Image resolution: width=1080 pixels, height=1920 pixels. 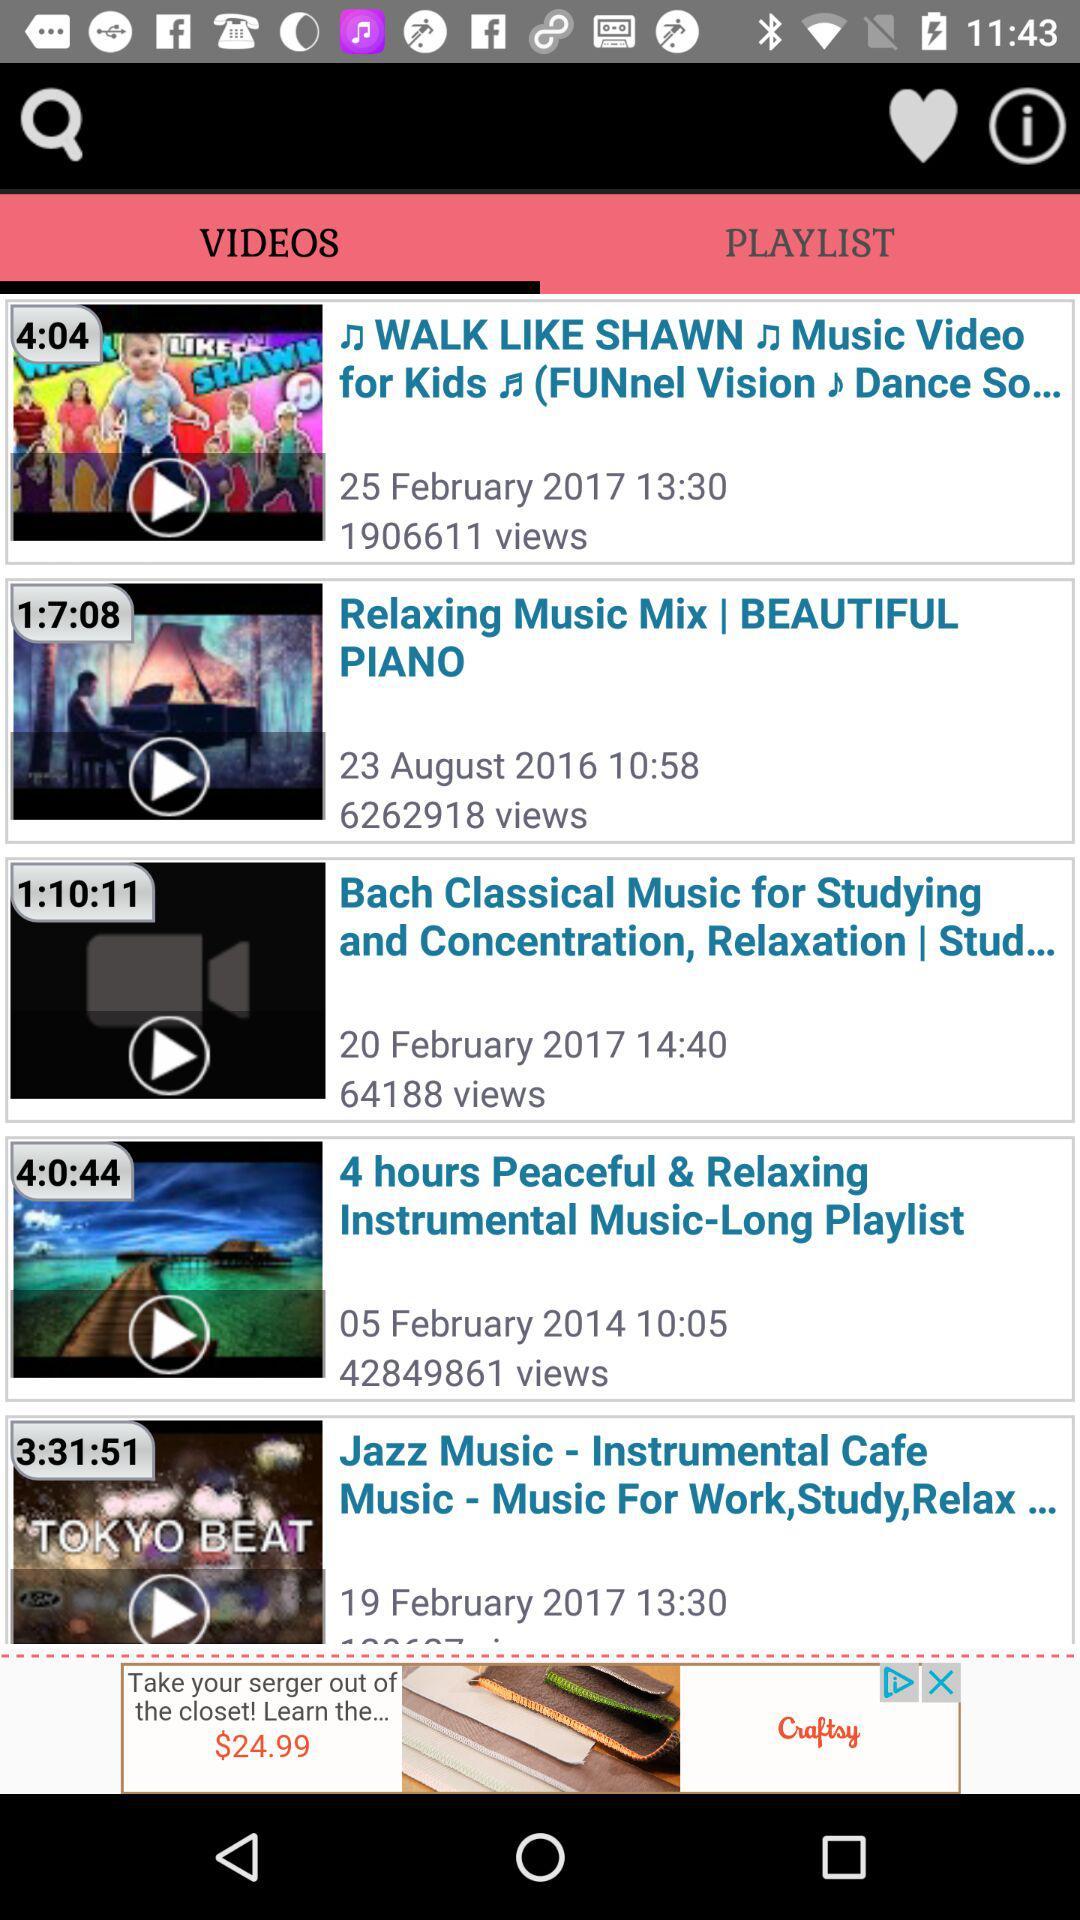 What do you see at coordinates (51, 124) in the screenshot?
I see `the search icon` at bounding box center [51, 124].